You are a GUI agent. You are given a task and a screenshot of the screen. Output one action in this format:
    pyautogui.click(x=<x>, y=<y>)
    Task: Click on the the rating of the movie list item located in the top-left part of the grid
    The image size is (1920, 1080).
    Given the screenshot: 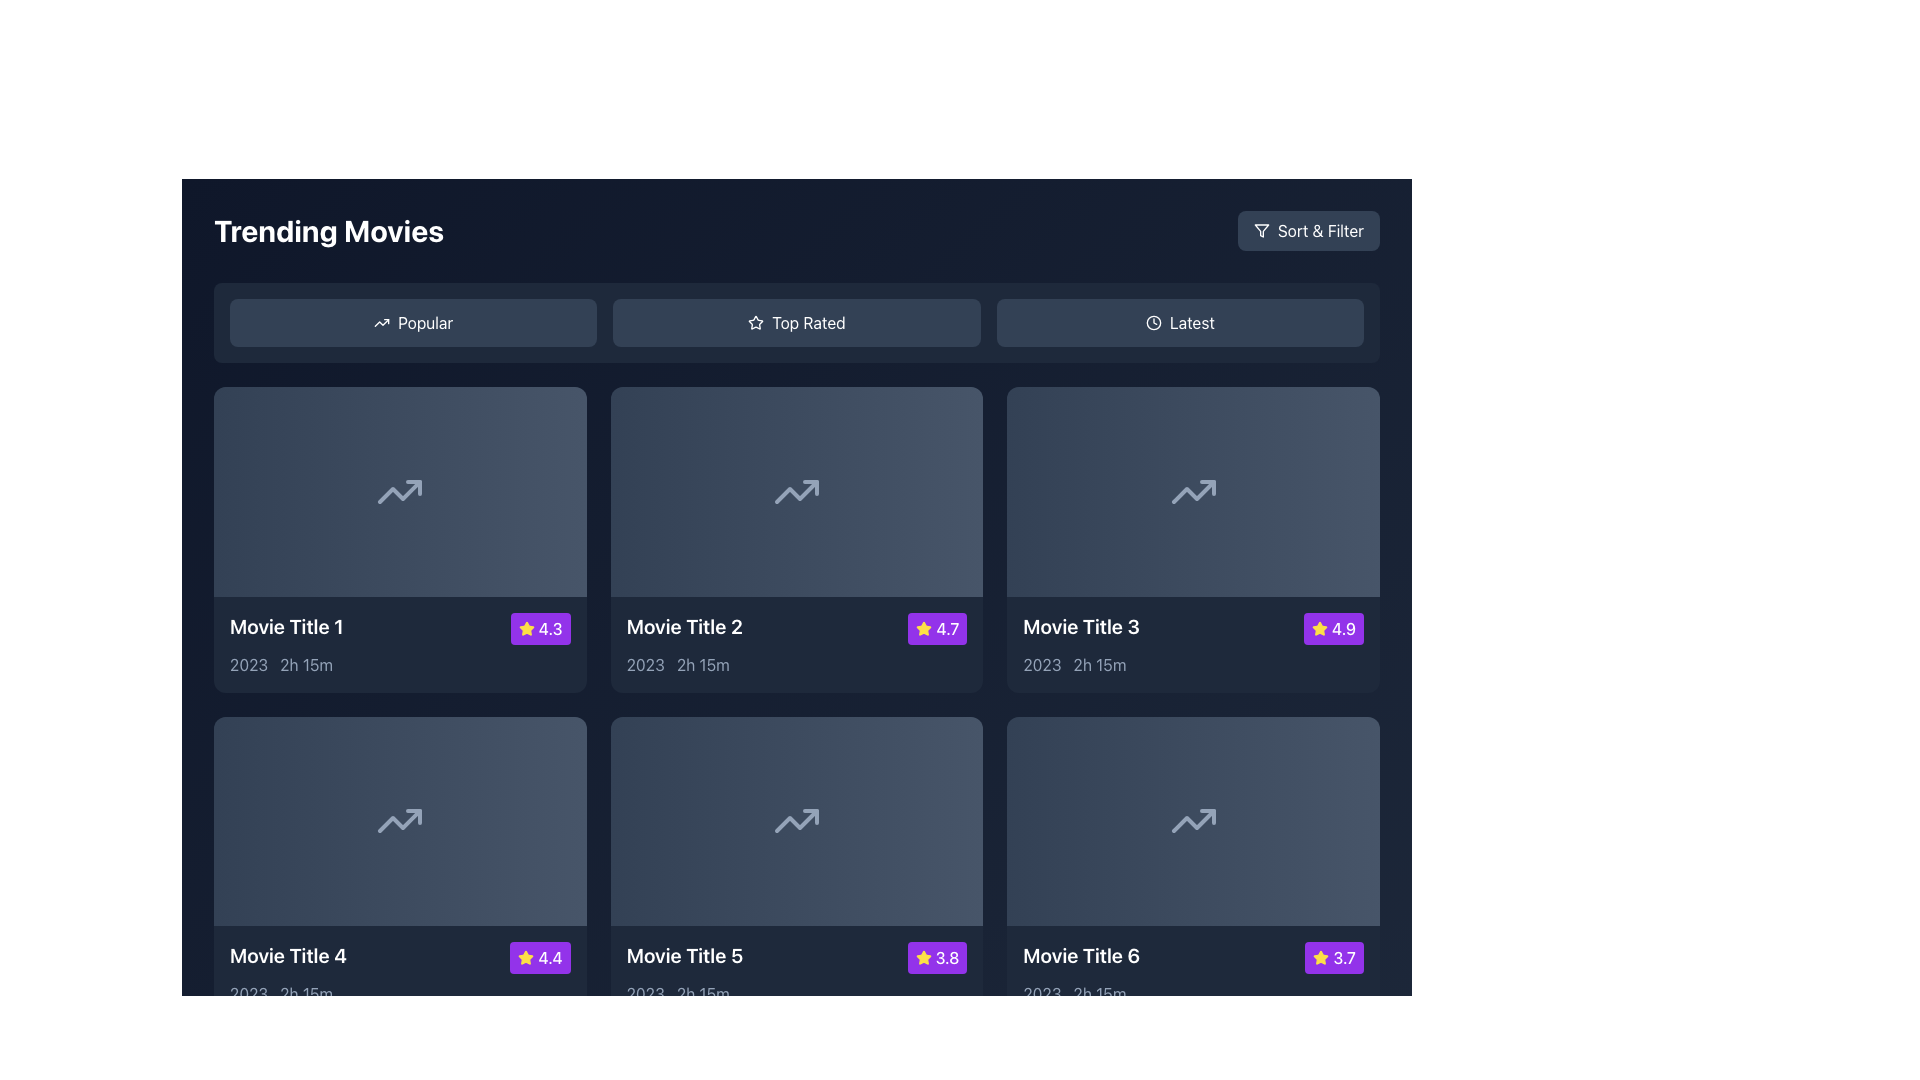 What is the action you would take?
    pyautogui.click(x=400, y=627)
    